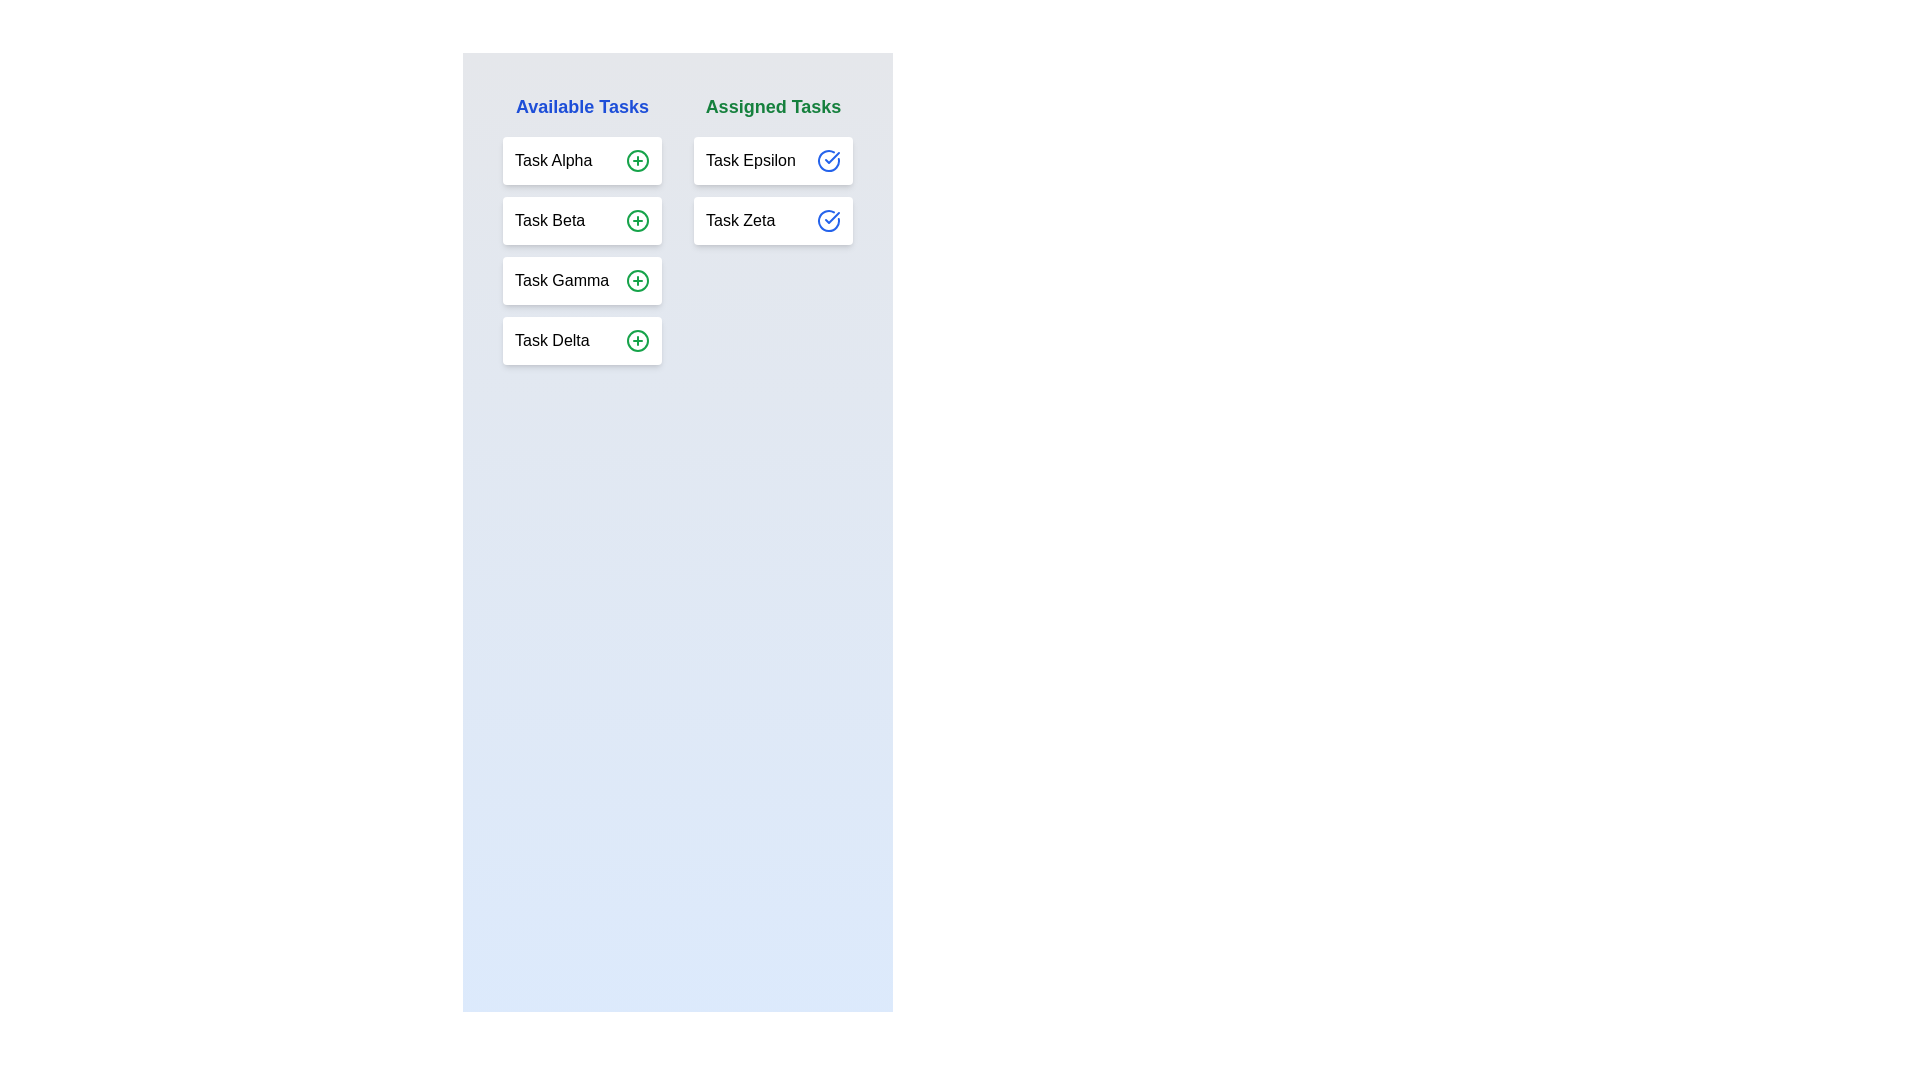  I want to click on plus icon next to the task Task Gamma to assign it, so click(637, 281).